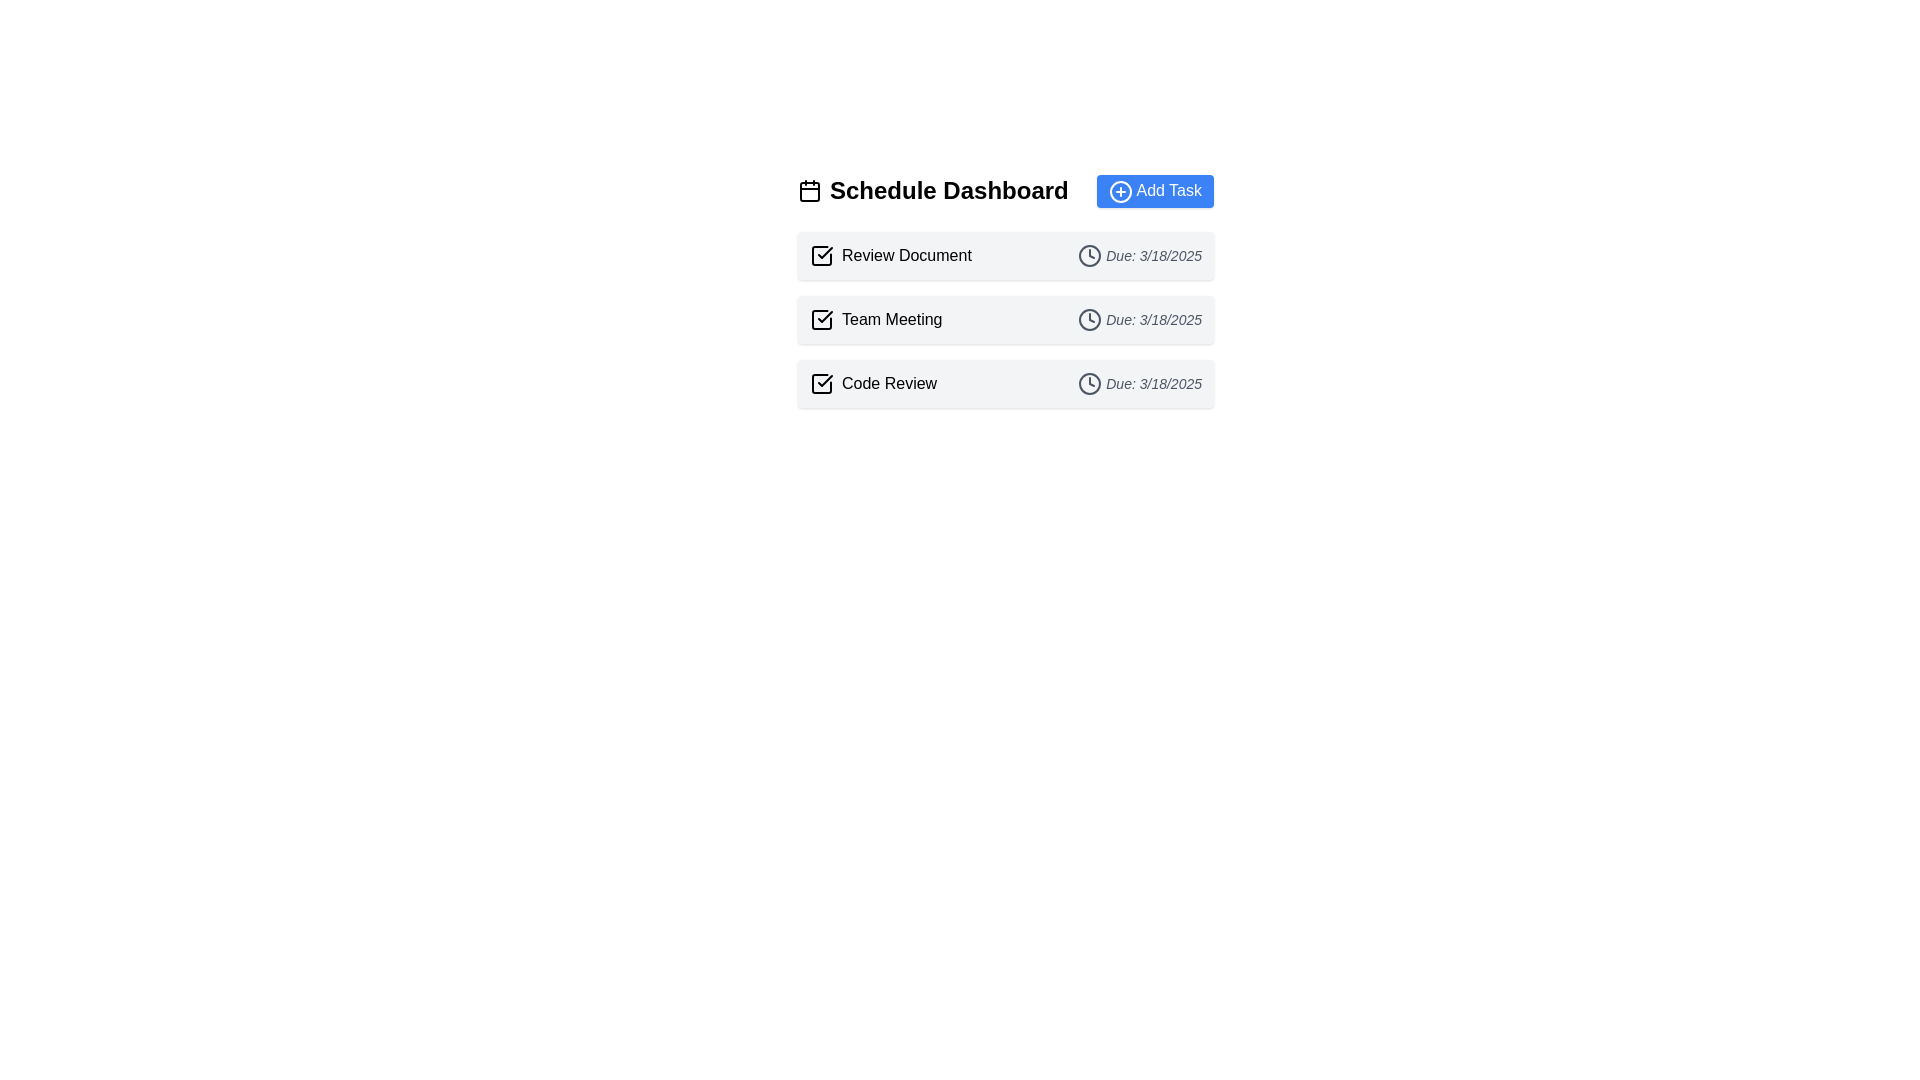 This screenshot has height=1080, width=1920. I want to click on the checkbox for the 'Review Document' task in the 'Schedule Dashboard', so click(821, 253).